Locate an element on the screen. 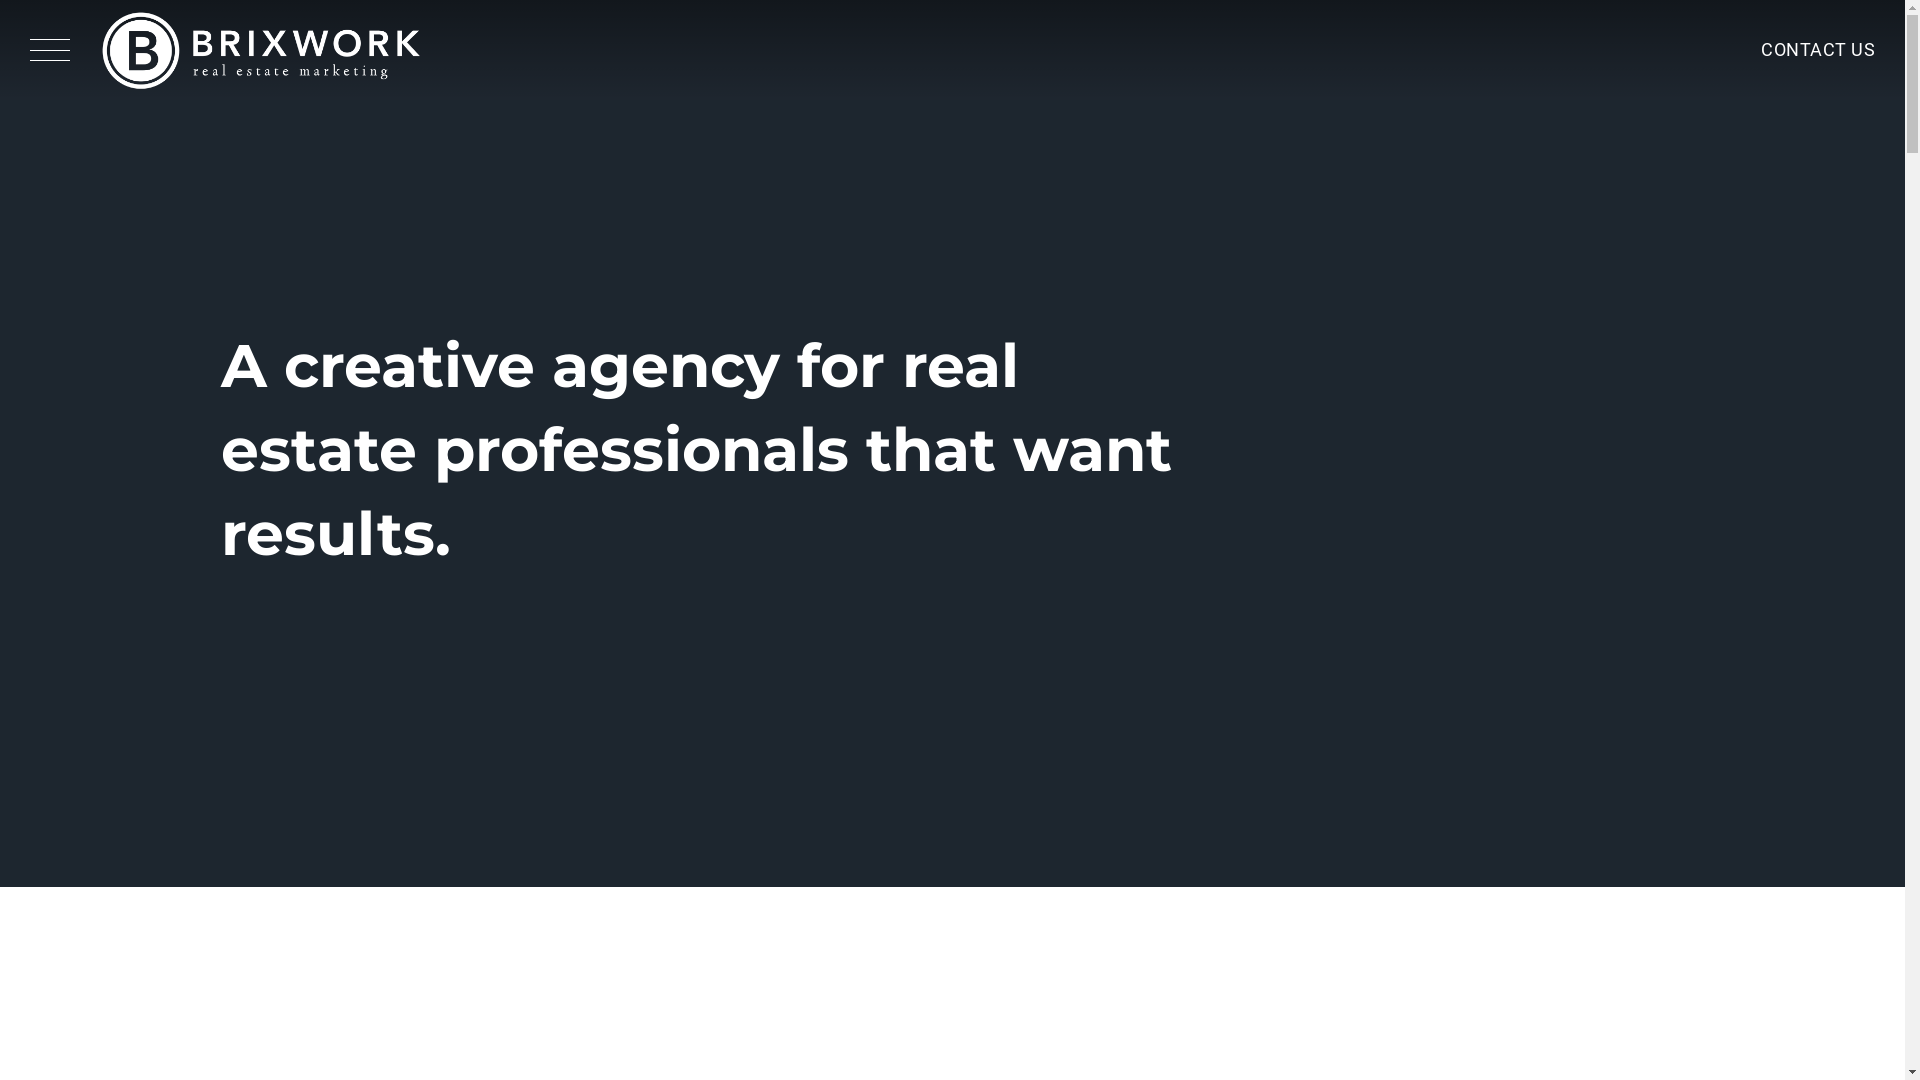 This screenshot has width=1920, height=1080. 'CONTACT US' is located at coordinates (1818, 49).